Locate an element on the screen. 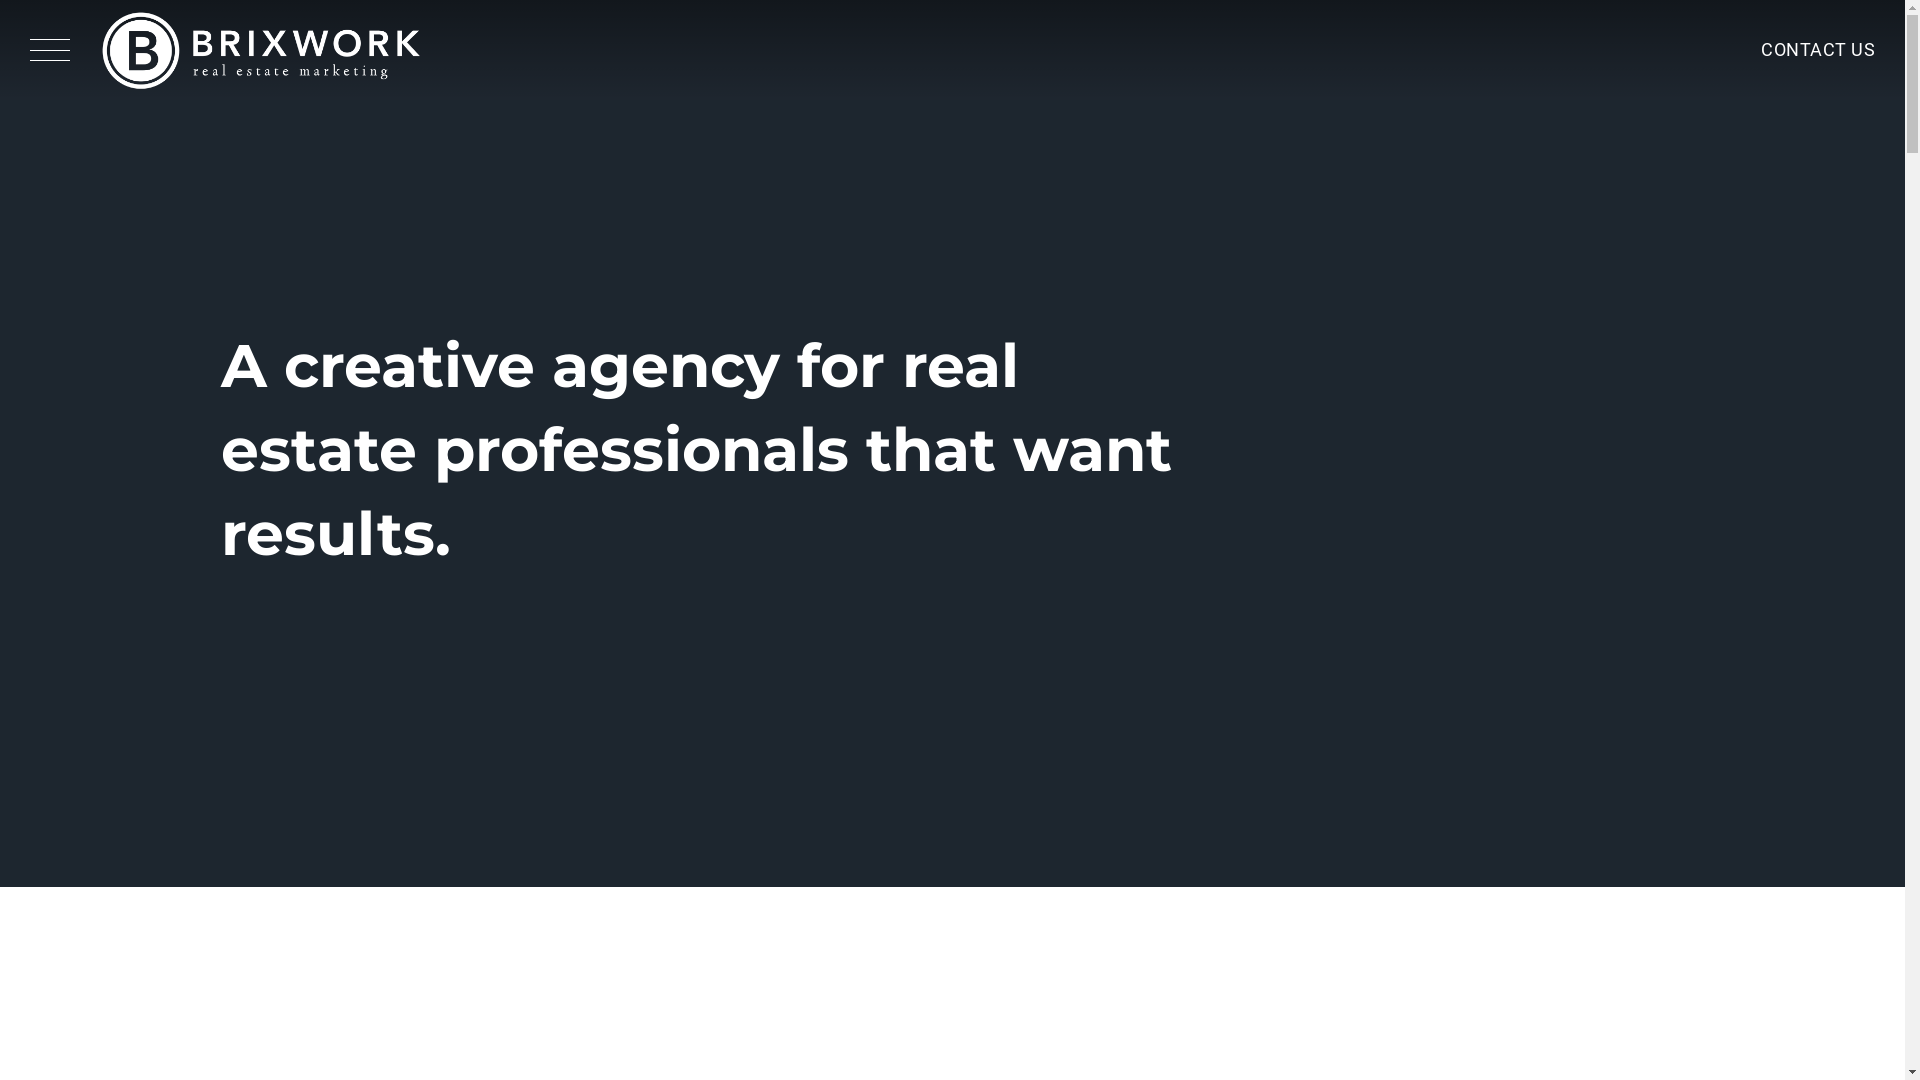 This screenshot has width=1920, height=1080. 'CONTACT US' is located at coordinates (1818, 49).